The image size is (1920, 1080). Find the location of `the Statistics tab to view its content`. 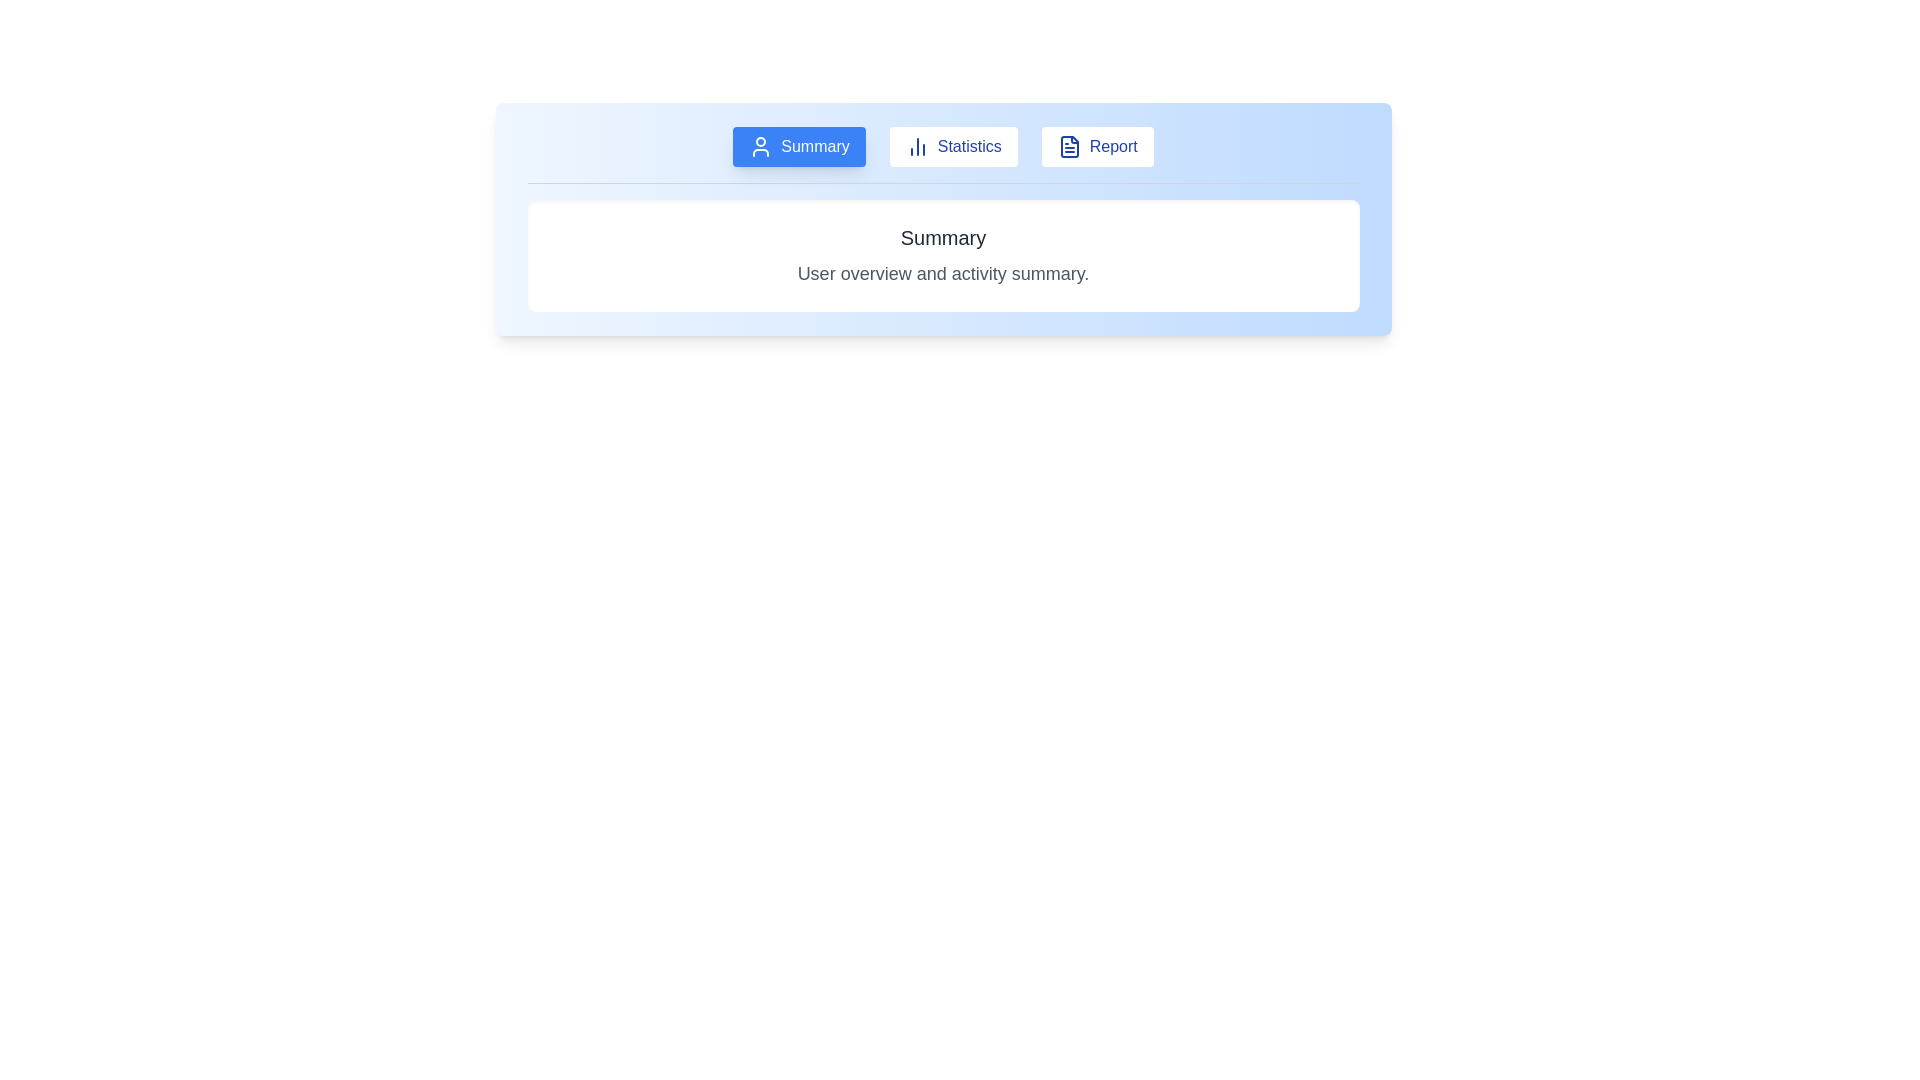

the Statistics tab to view its content is located at coordinates (952, 145).